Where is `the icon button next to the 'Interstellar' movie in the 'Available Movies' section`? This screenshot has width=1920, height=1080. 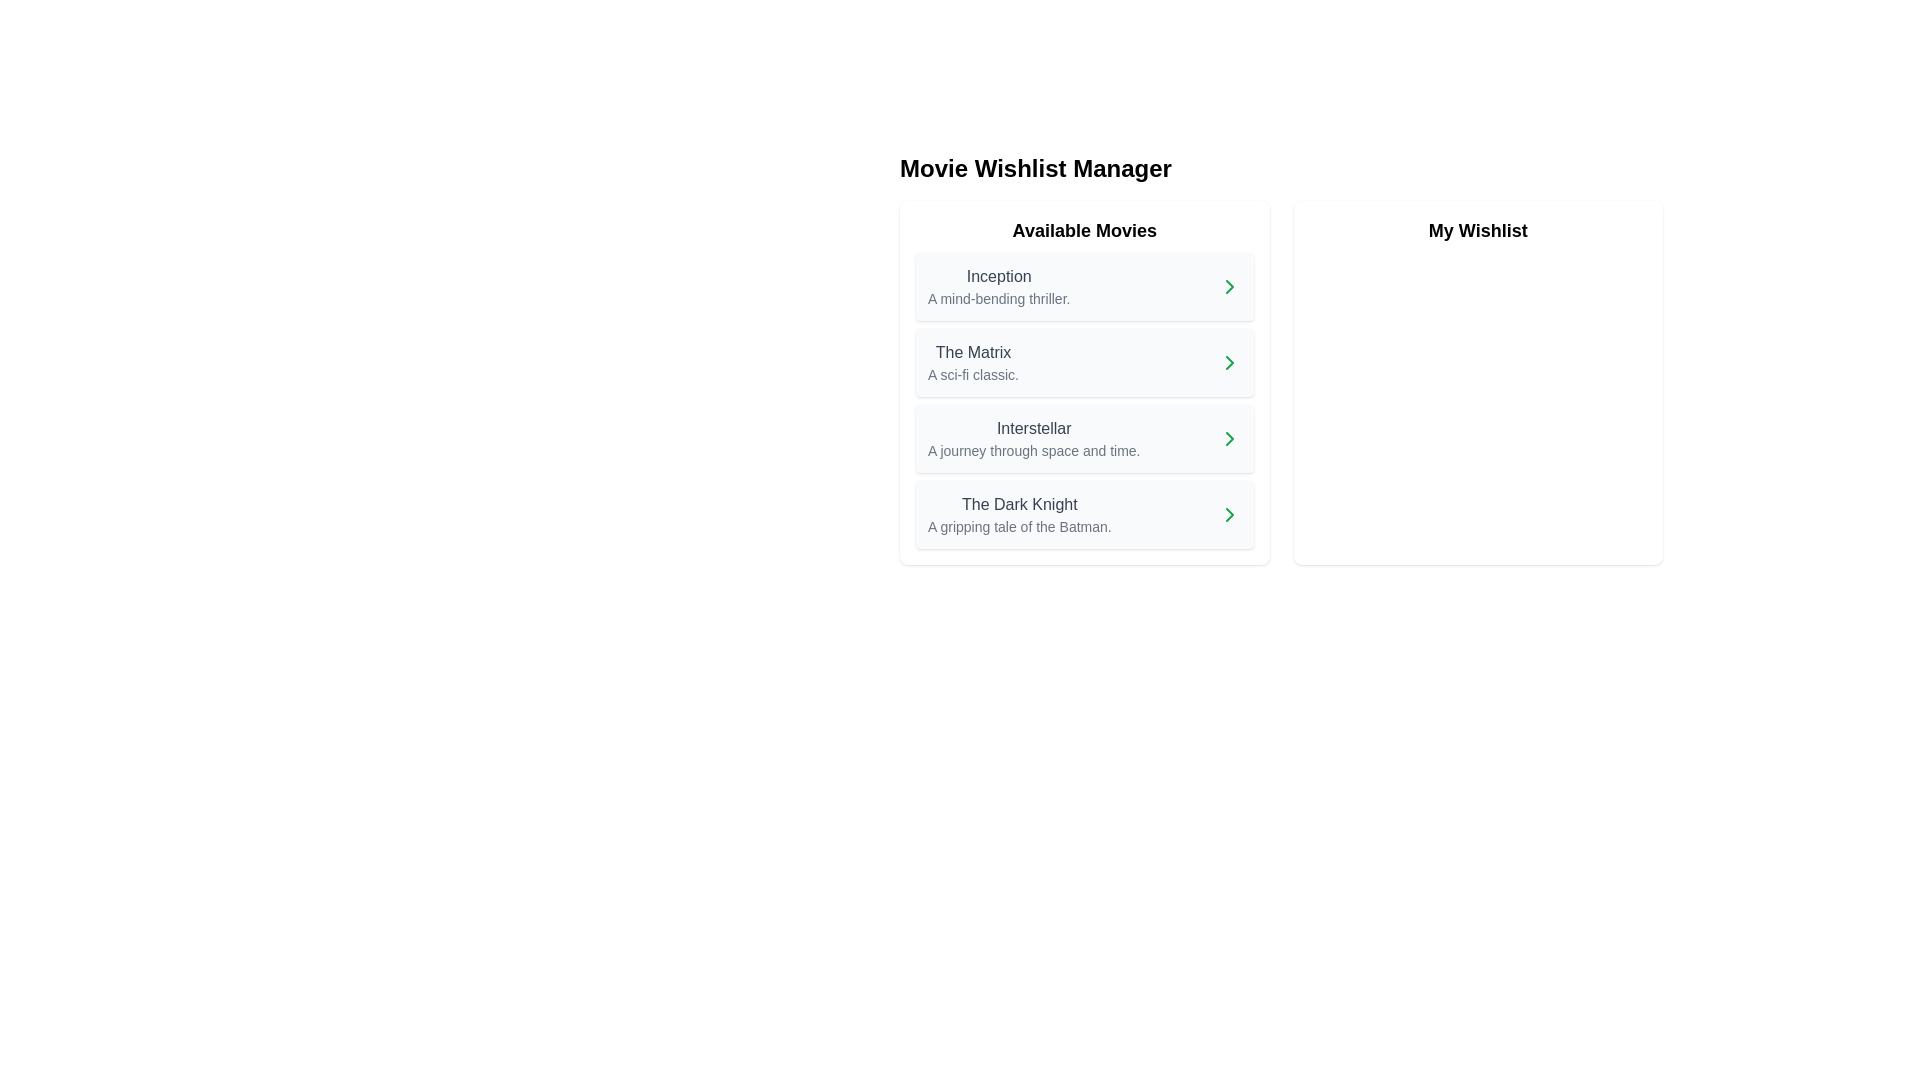
the icon button next to the 'Interstellar' movie in the 'Available Movies' section is located at coordinates (1228, 438).